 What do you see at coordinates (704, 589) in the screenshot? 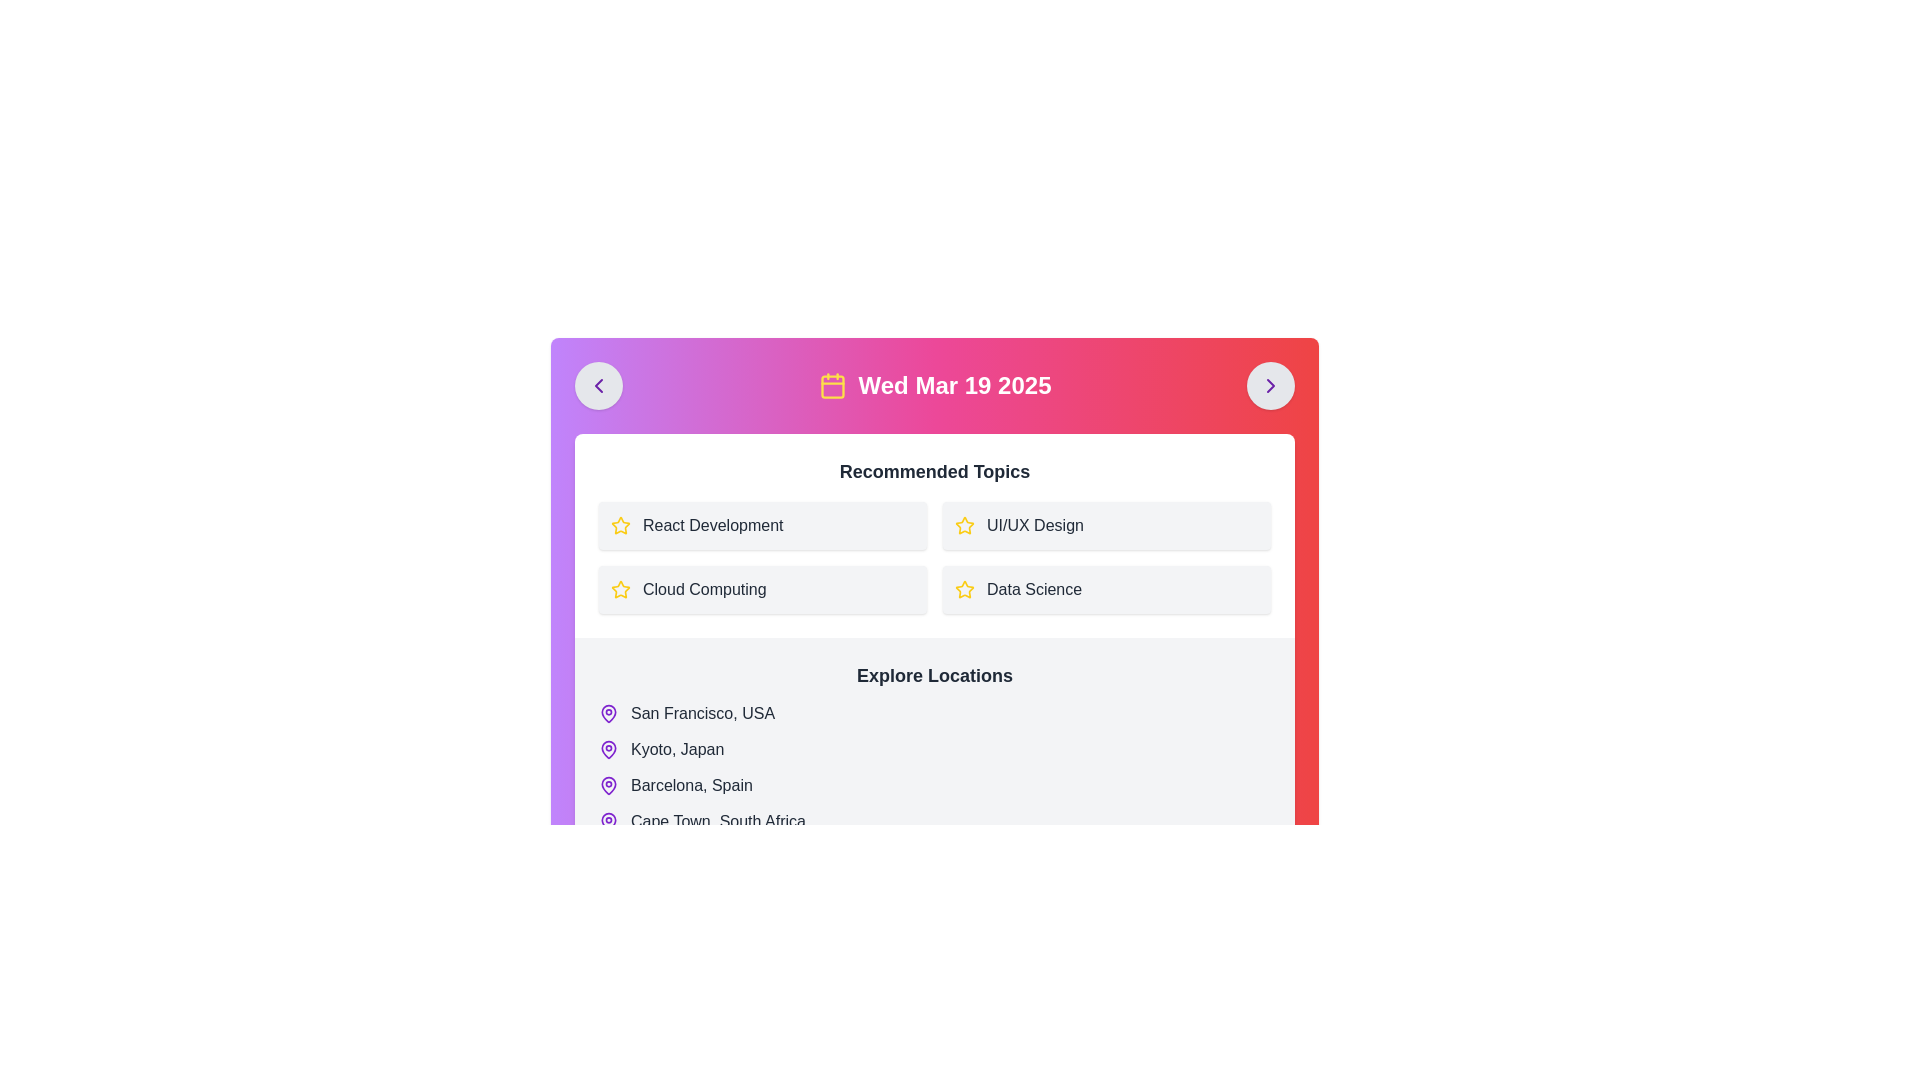
I see `the text label describing 'Cloud Computing' located below the 'React Development' element in the left column of the 'Recommended Topics' section` at bounding box center [704, 589].